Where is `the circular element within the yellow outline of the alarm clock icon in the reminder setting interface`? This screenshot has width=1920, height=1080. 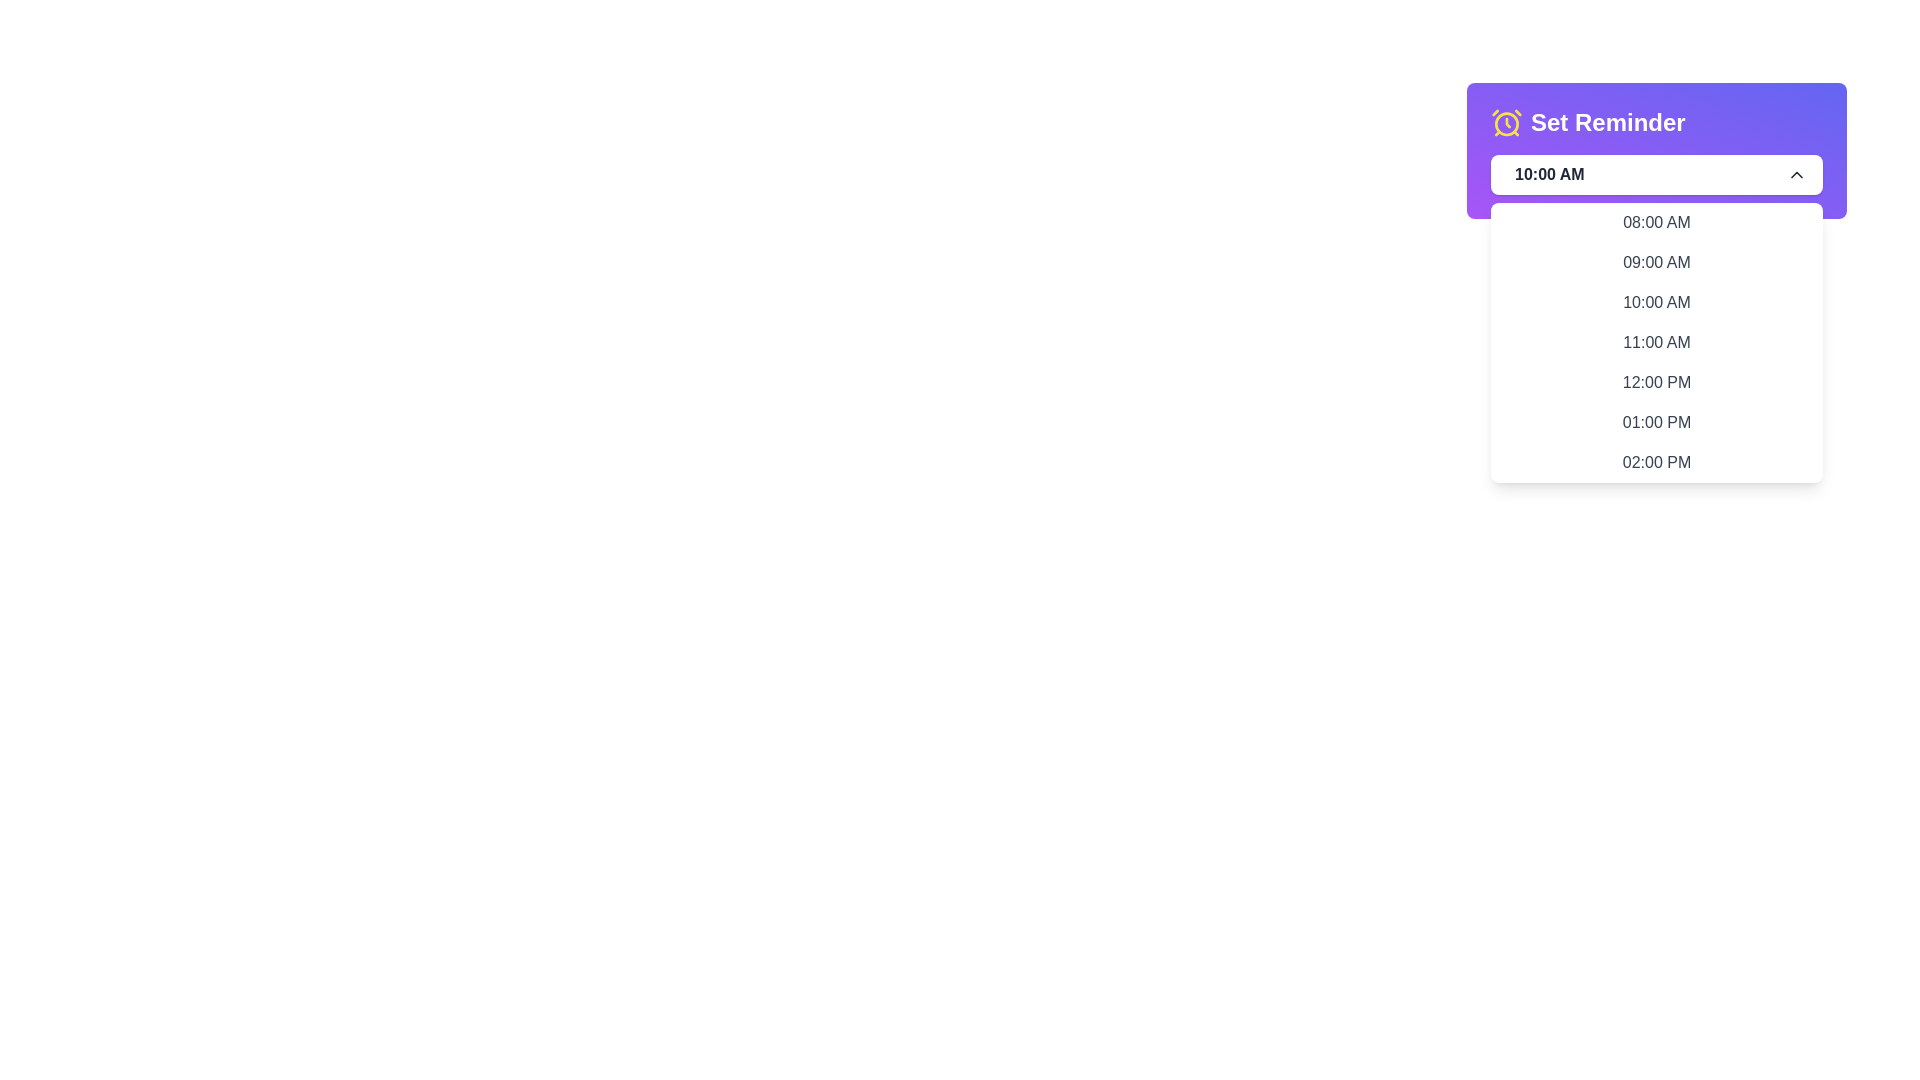
the circular element within the yellow outline of the alarm clock icon in the reminder setting interface is located at coordinates (1507, 123).